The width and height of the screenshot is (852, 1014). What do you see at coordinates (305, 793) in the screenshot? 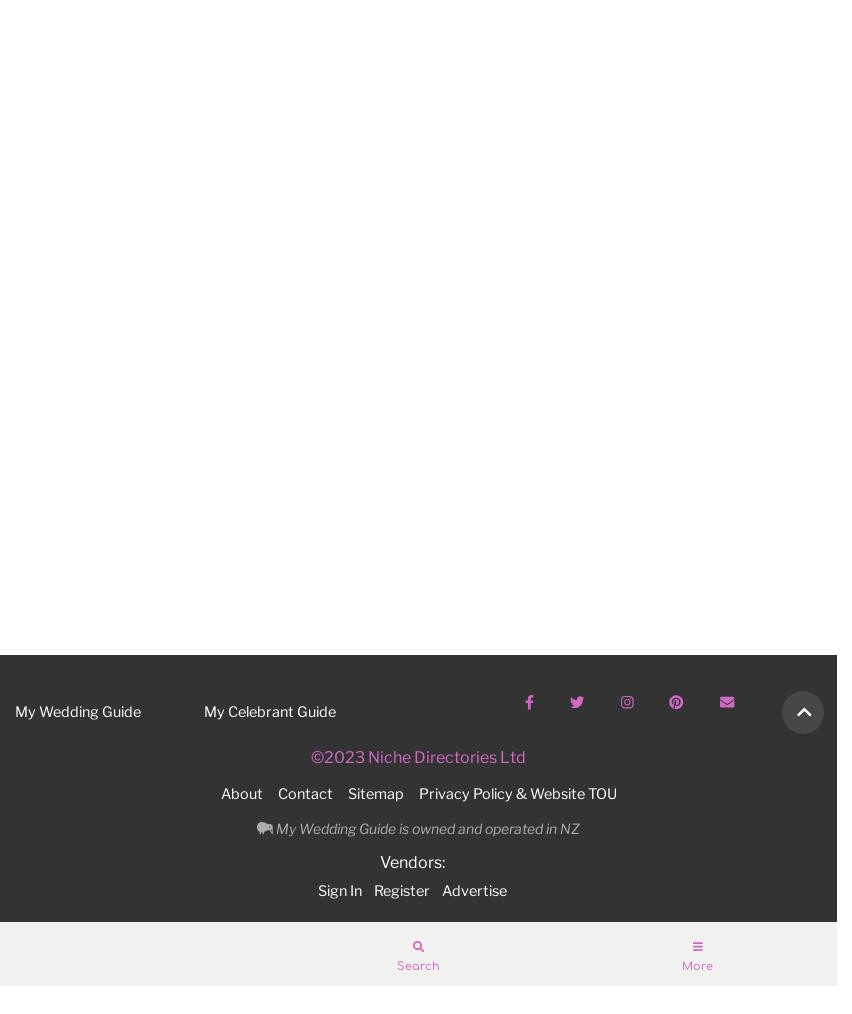
I see `'Contact'` at bounding box center [305, 793].